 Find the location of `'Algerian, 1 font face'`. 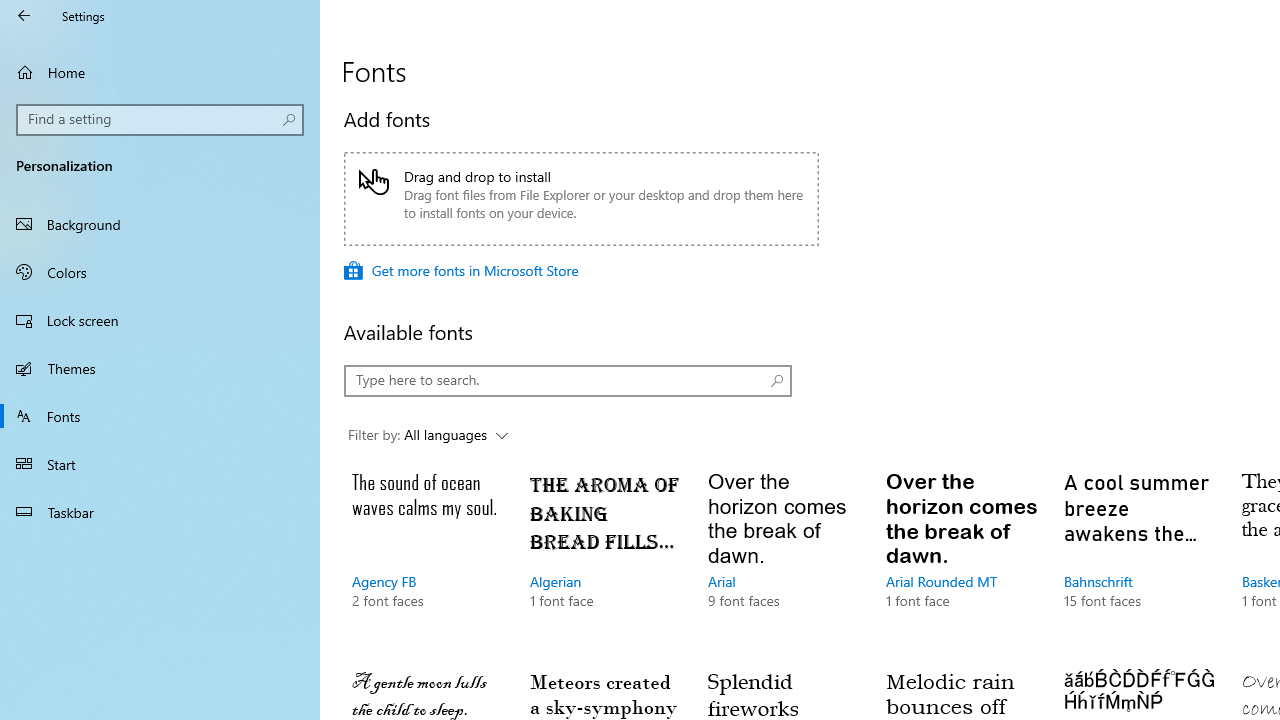

'Algerian, 1 font face' is located at coordinates (603, 560).